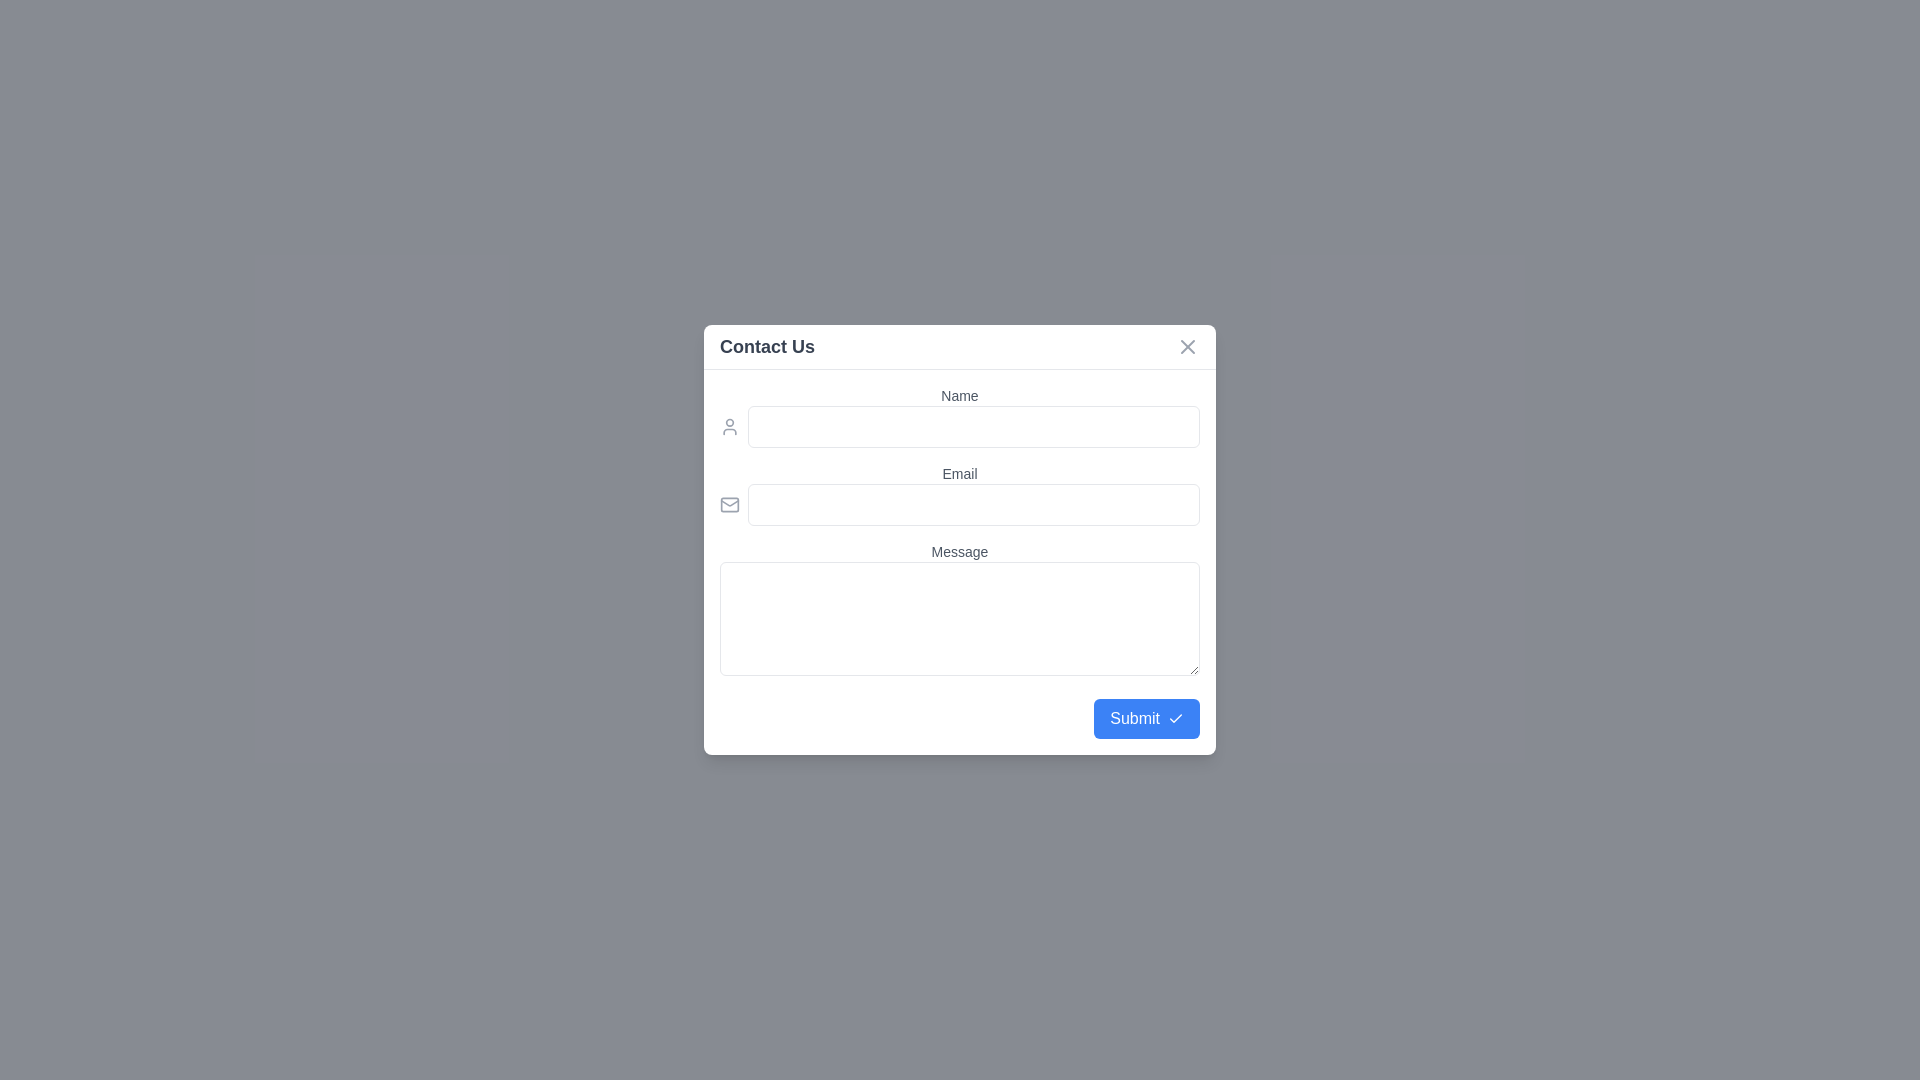  I want to click on the modal dialog body containing input fields for 'Name', 'Email', and 'Message', so click(960, 540).